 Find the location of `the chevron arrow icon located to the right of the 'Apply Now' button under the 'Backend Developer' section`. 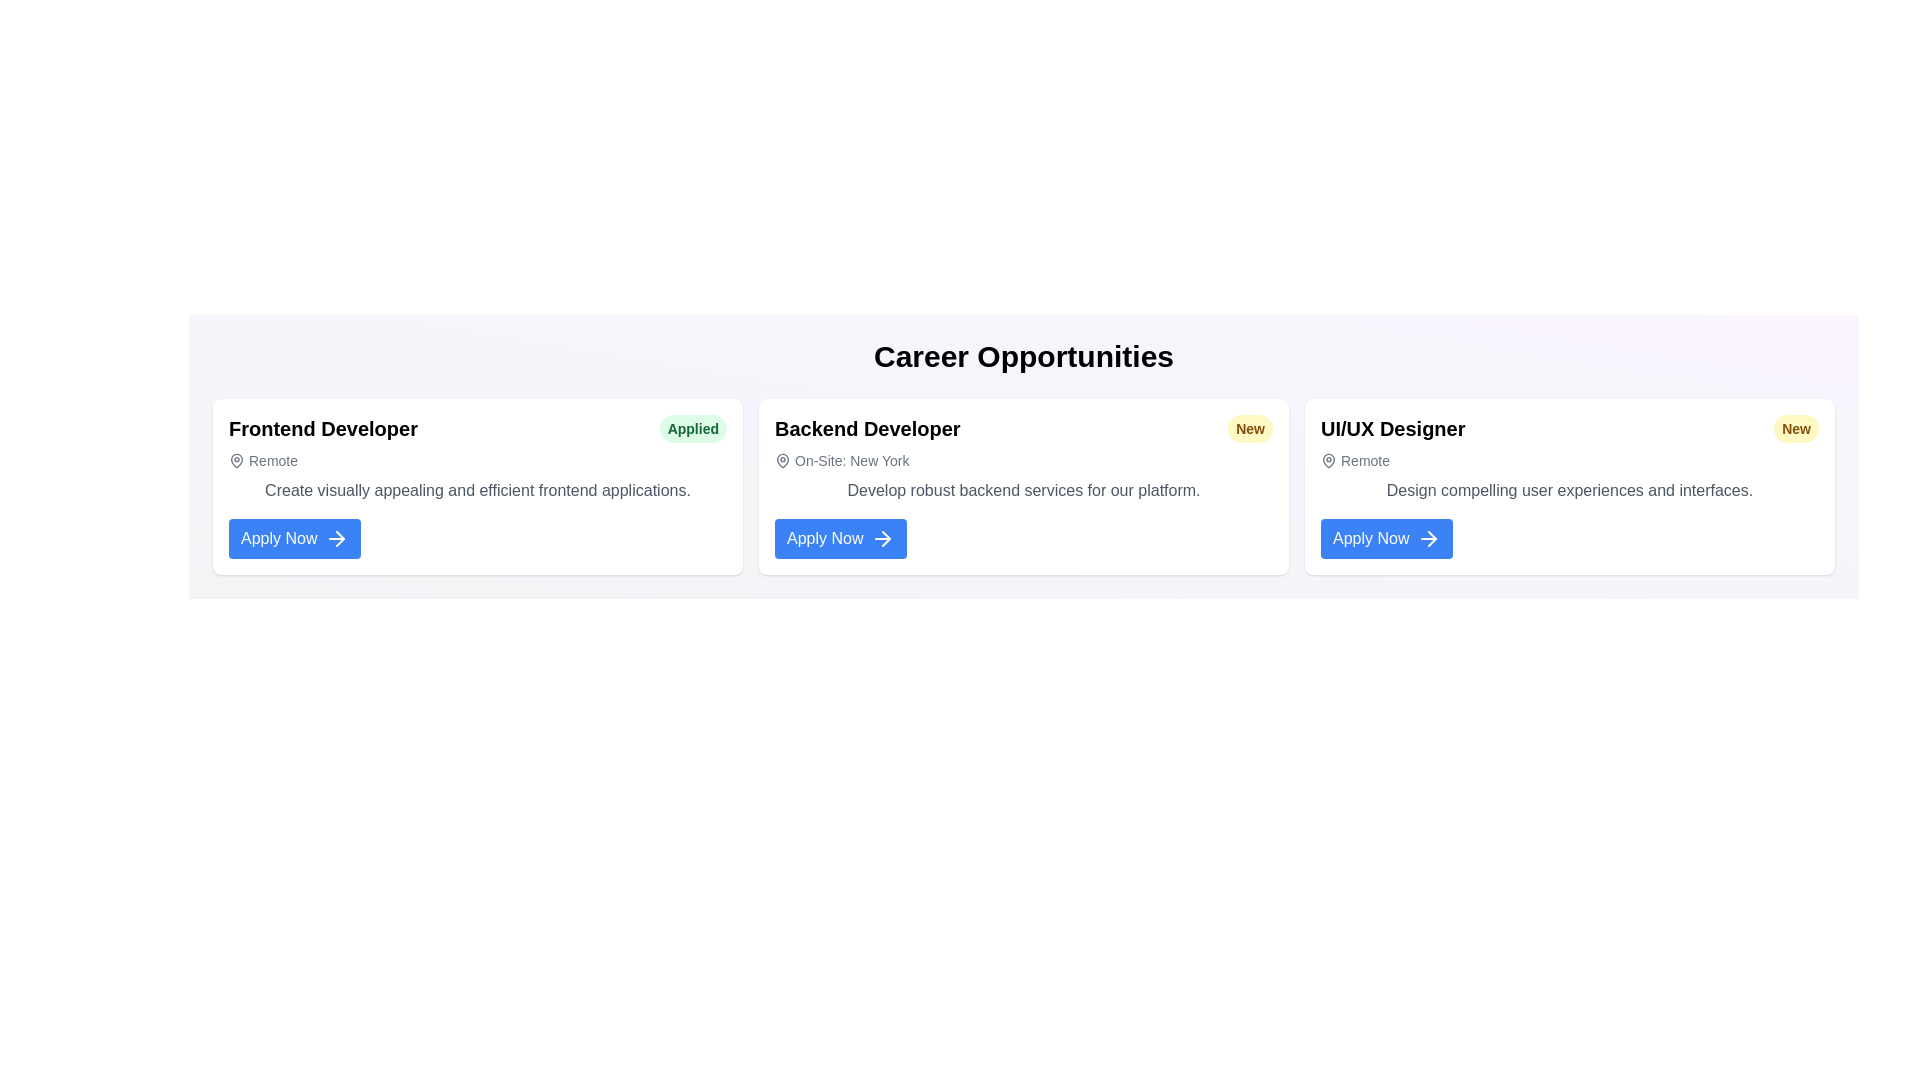

the chevron arrow icon located to the right of the 'Apply Now' button under the 'Backend Developer' section is located at coordinates (886, 538).